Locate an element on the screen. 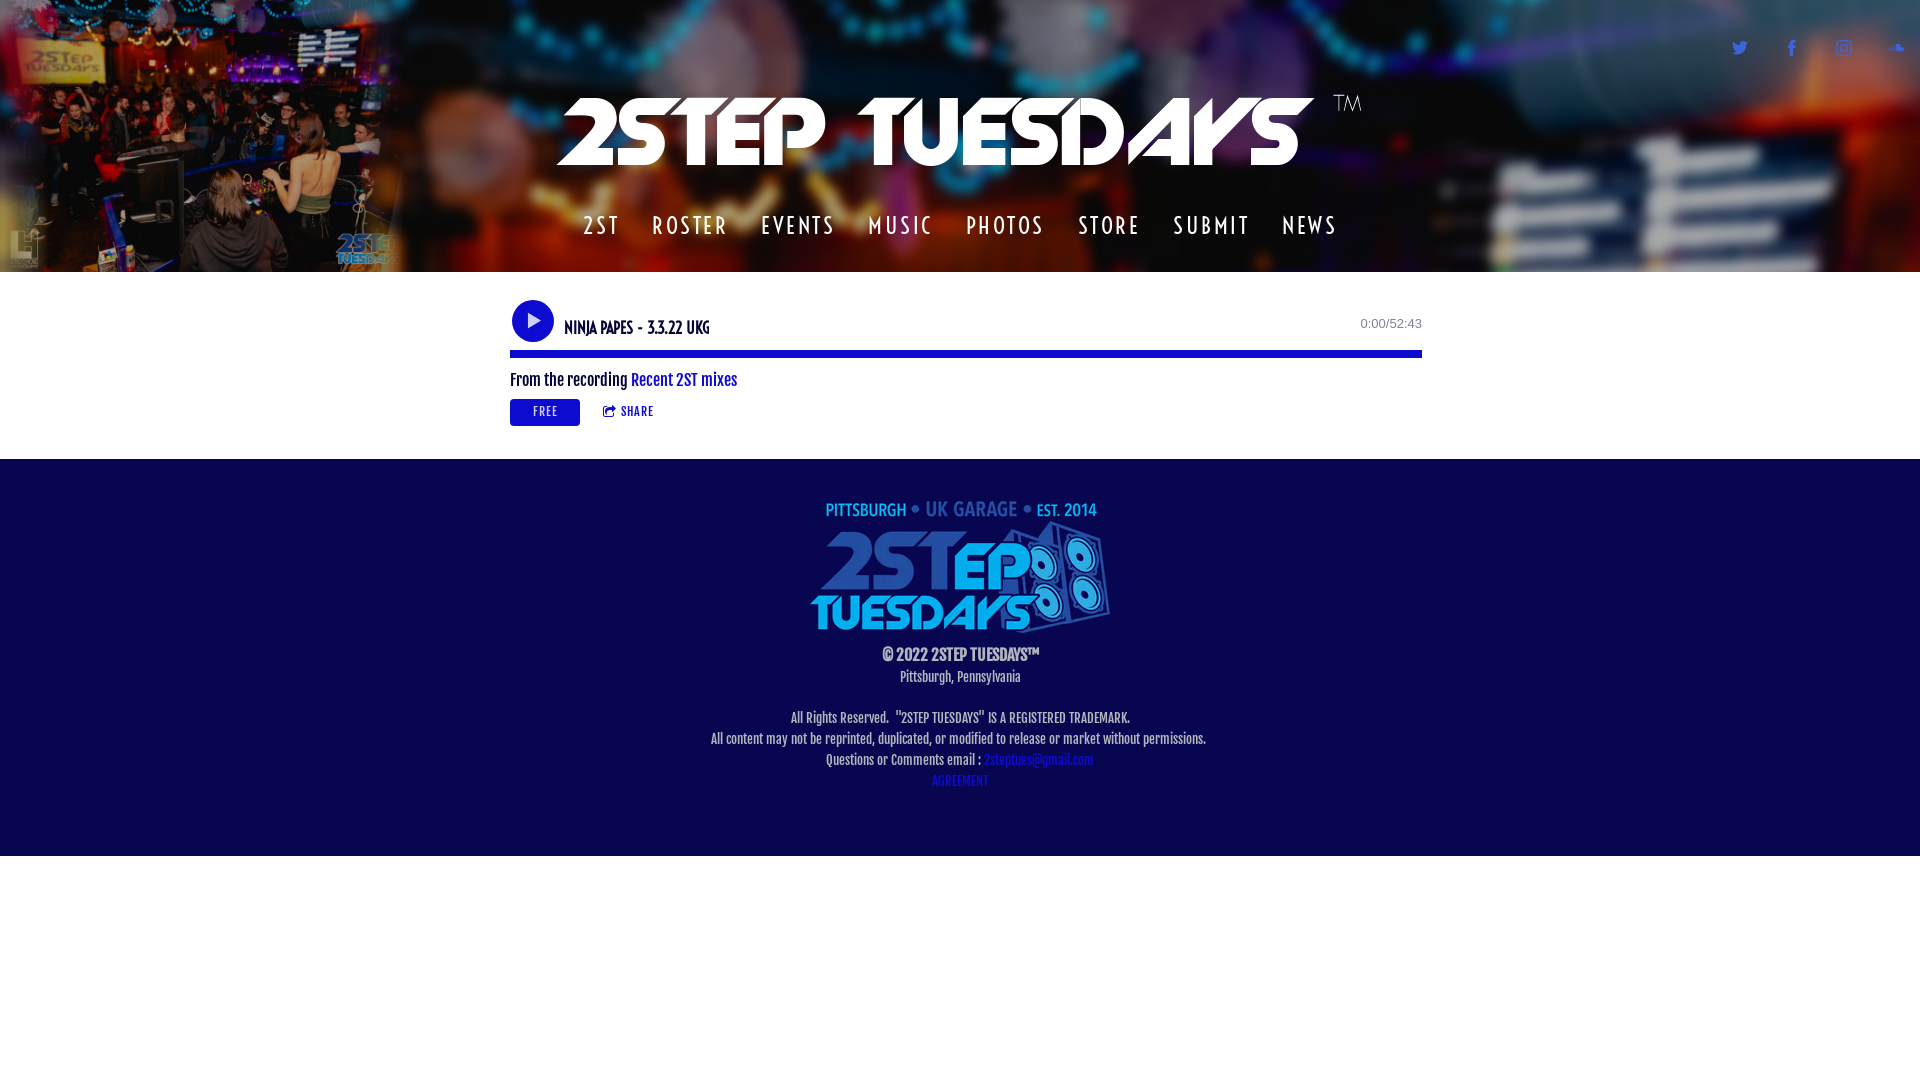 This screenshot has width=1920, height=1080. 'SUBMIT' is located at coordinates (1210, 224).